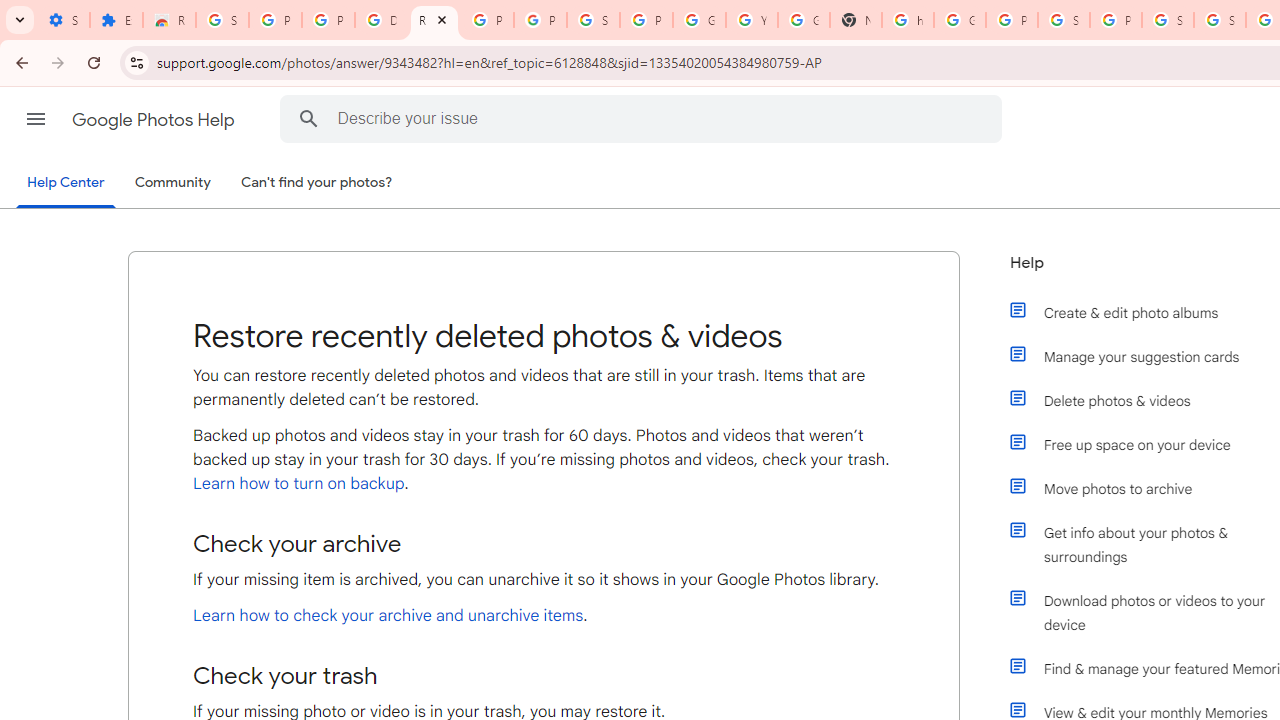  I want to click on 'Main menu', so click(35, 119).